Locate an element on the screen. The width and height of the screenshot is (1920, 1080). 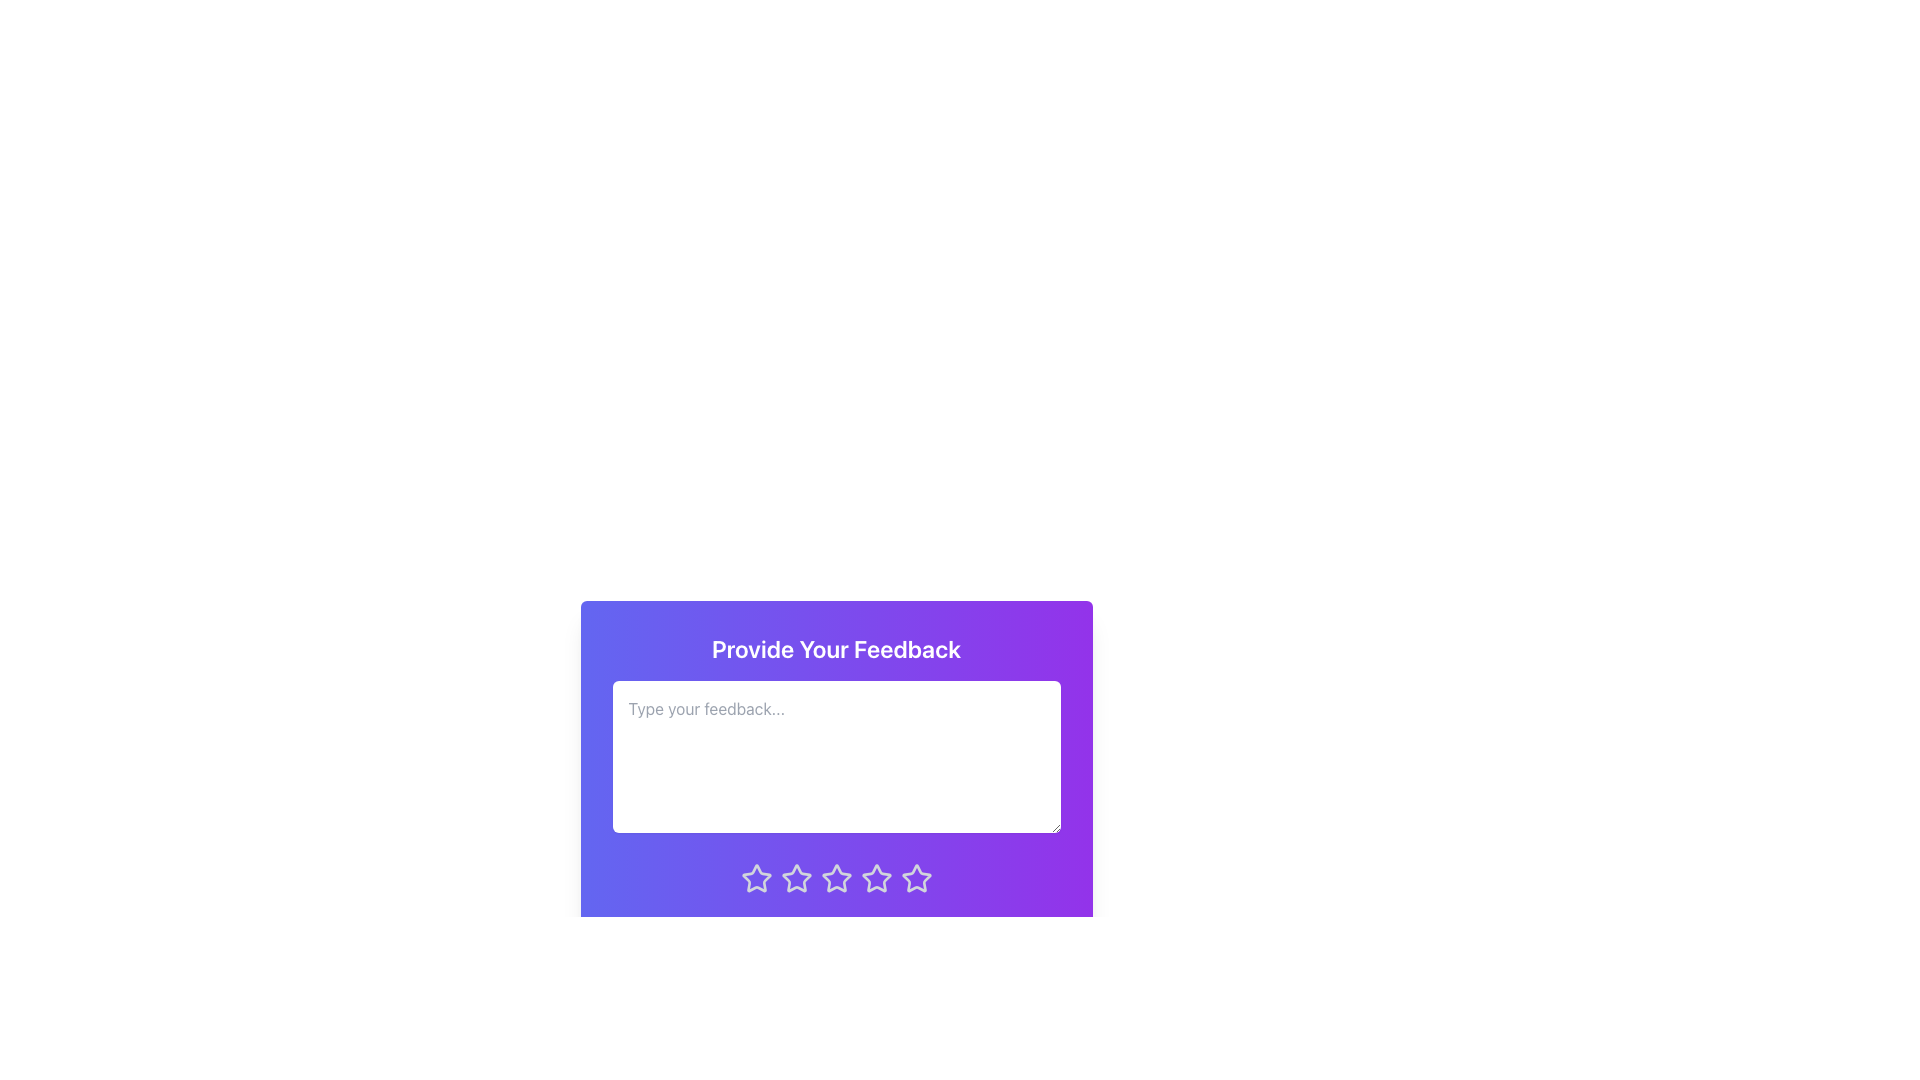
the first rating star icon is located at coordinates (755, 877).